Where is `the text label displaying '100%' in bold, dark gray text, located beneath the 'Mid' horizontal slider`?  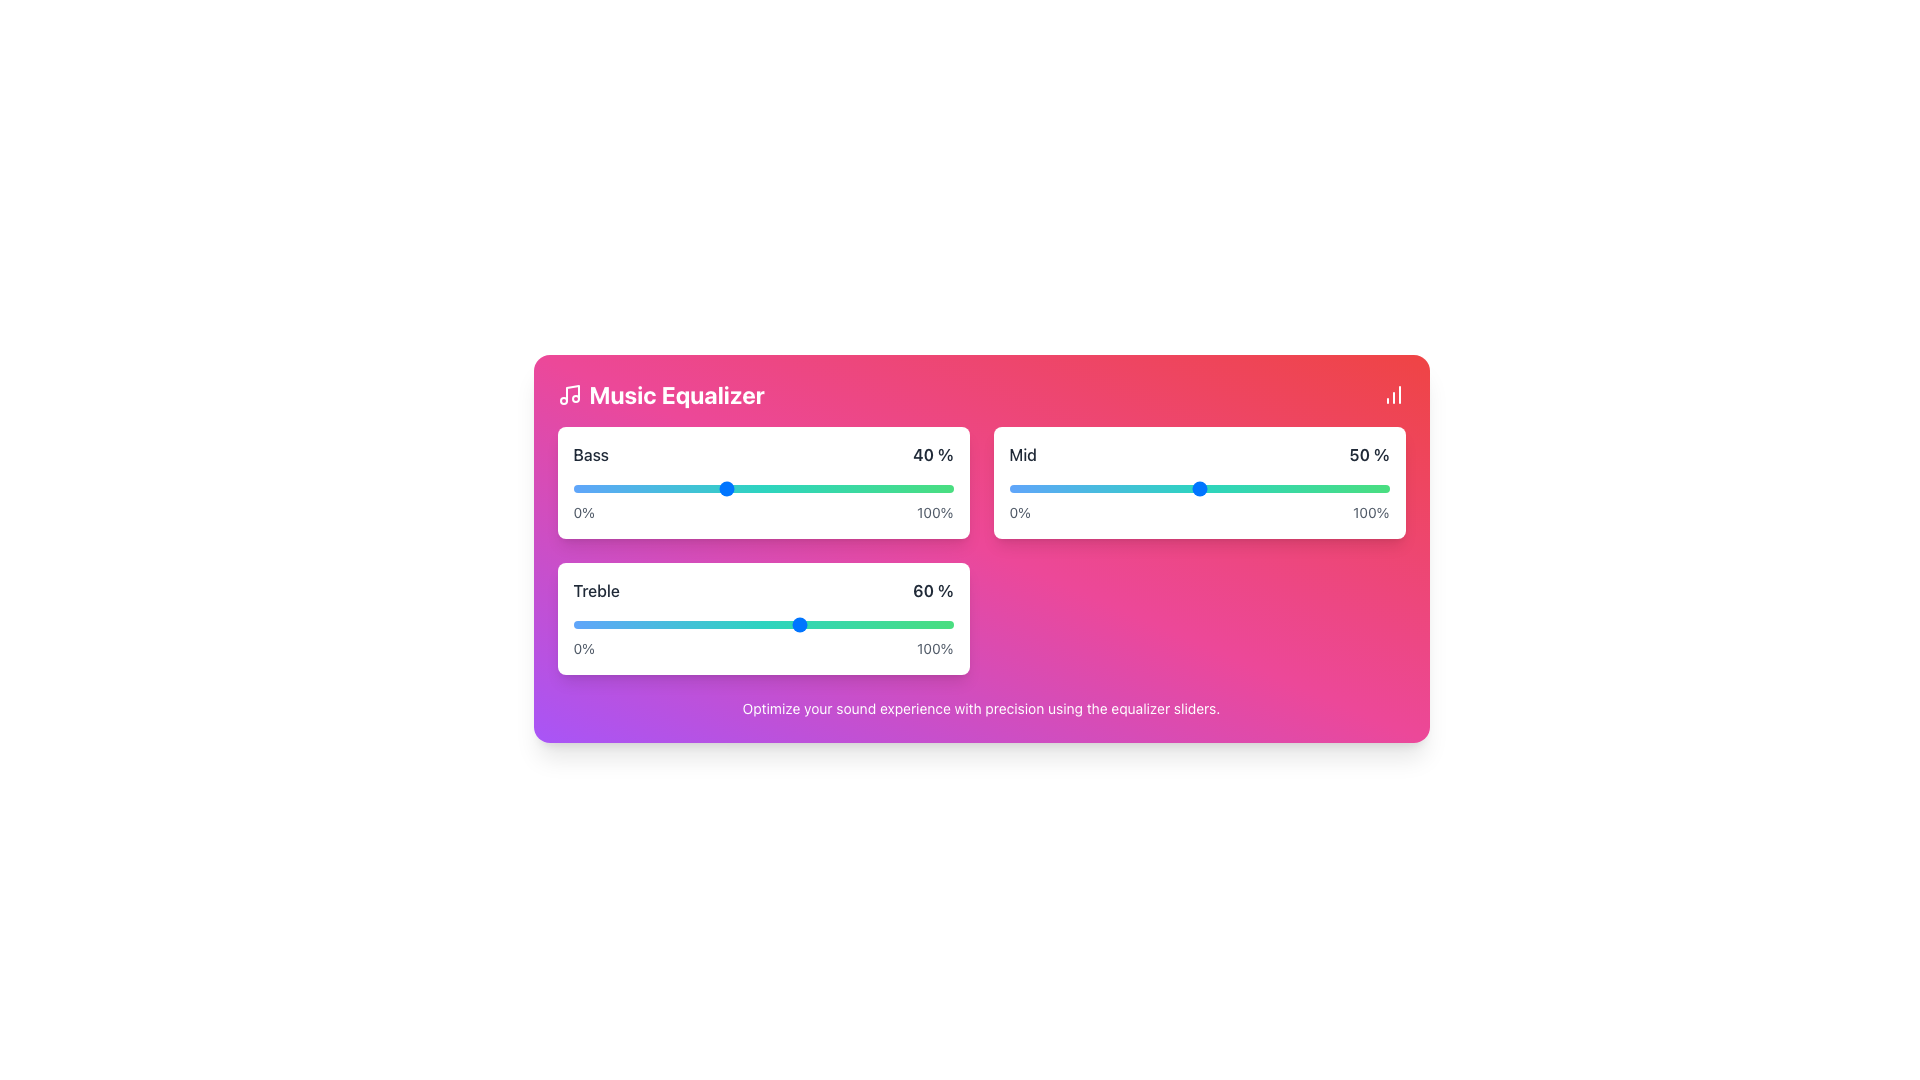 the text label displaying '100%' in bold, dark gray text, located beneath the 'Mid' horizontal slider is located at coordinates (1370, 512).